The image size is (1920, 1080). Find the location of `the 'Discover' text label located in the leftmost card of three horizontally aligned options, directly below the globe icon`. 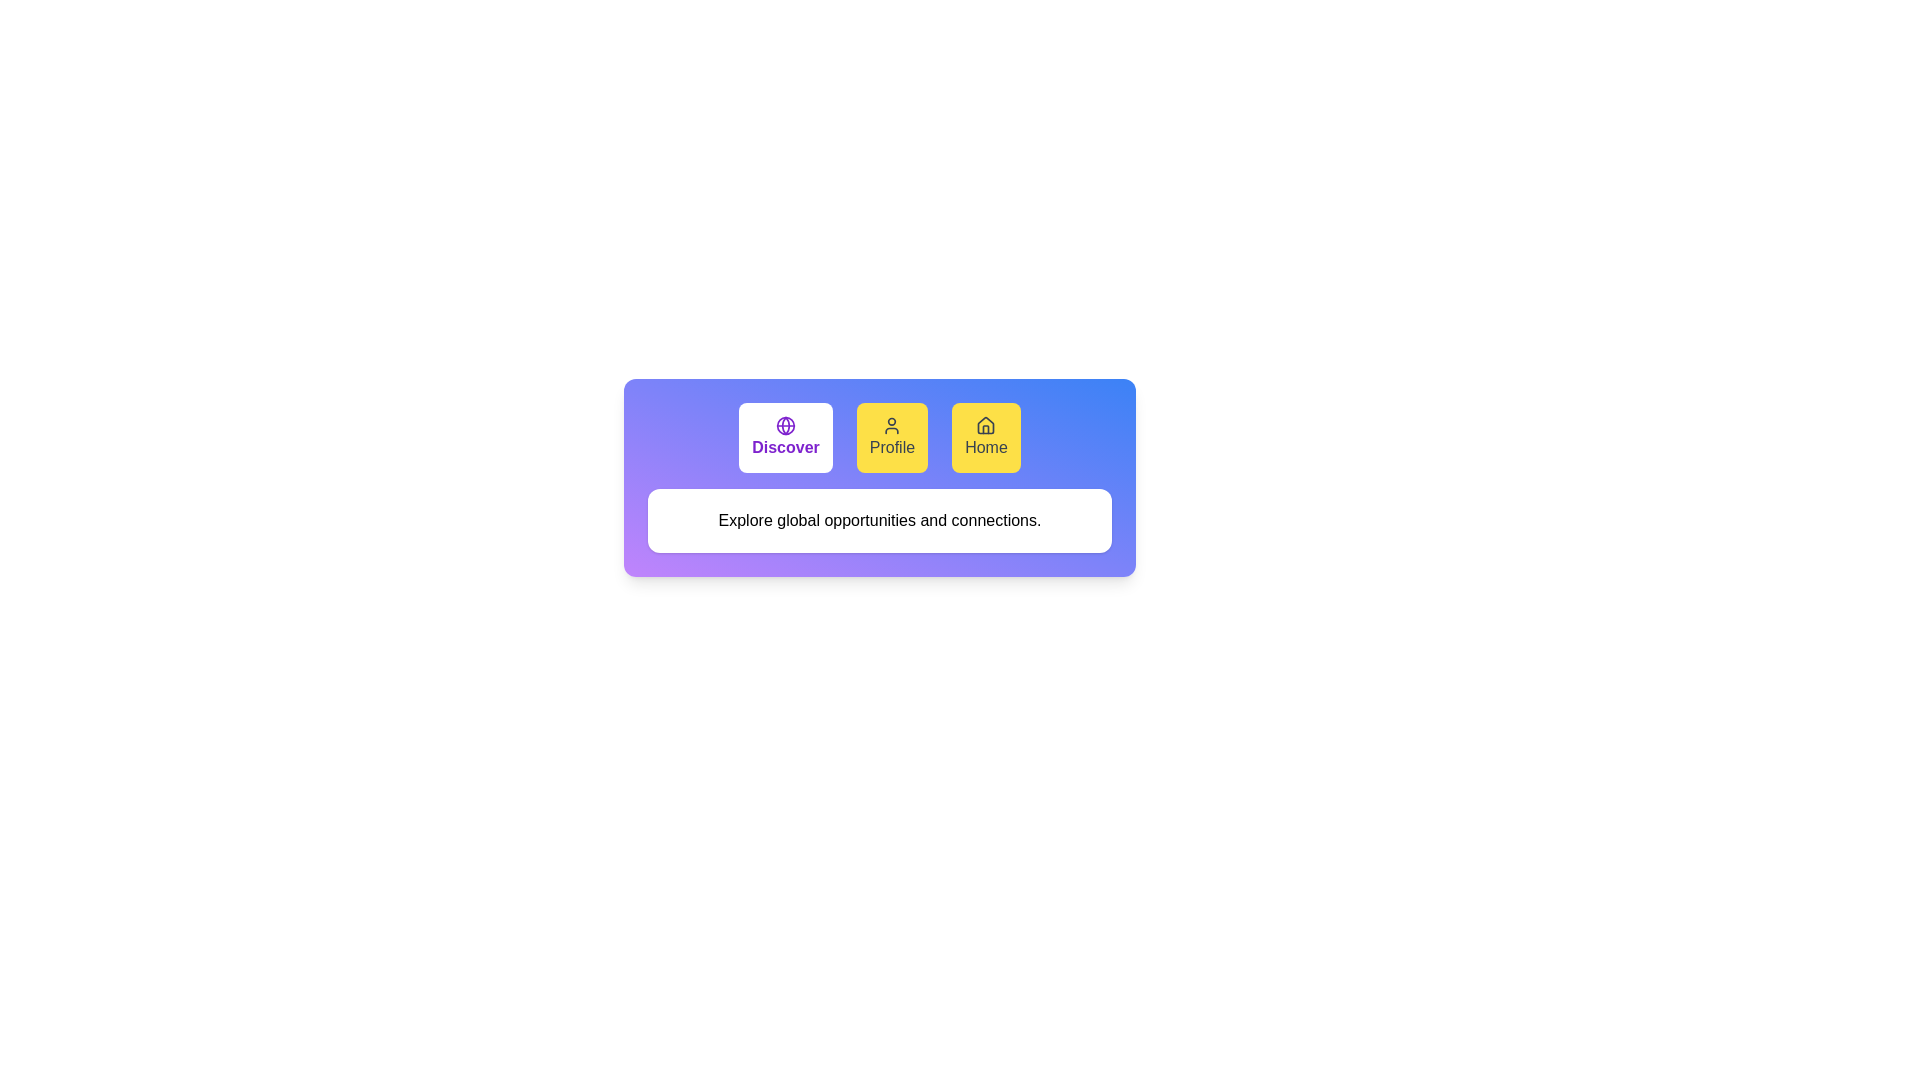

the 'Discover' text label located in the leftmost card of three horizontally aligned options, directly below the globe icon is located at coordinates (785, 446).